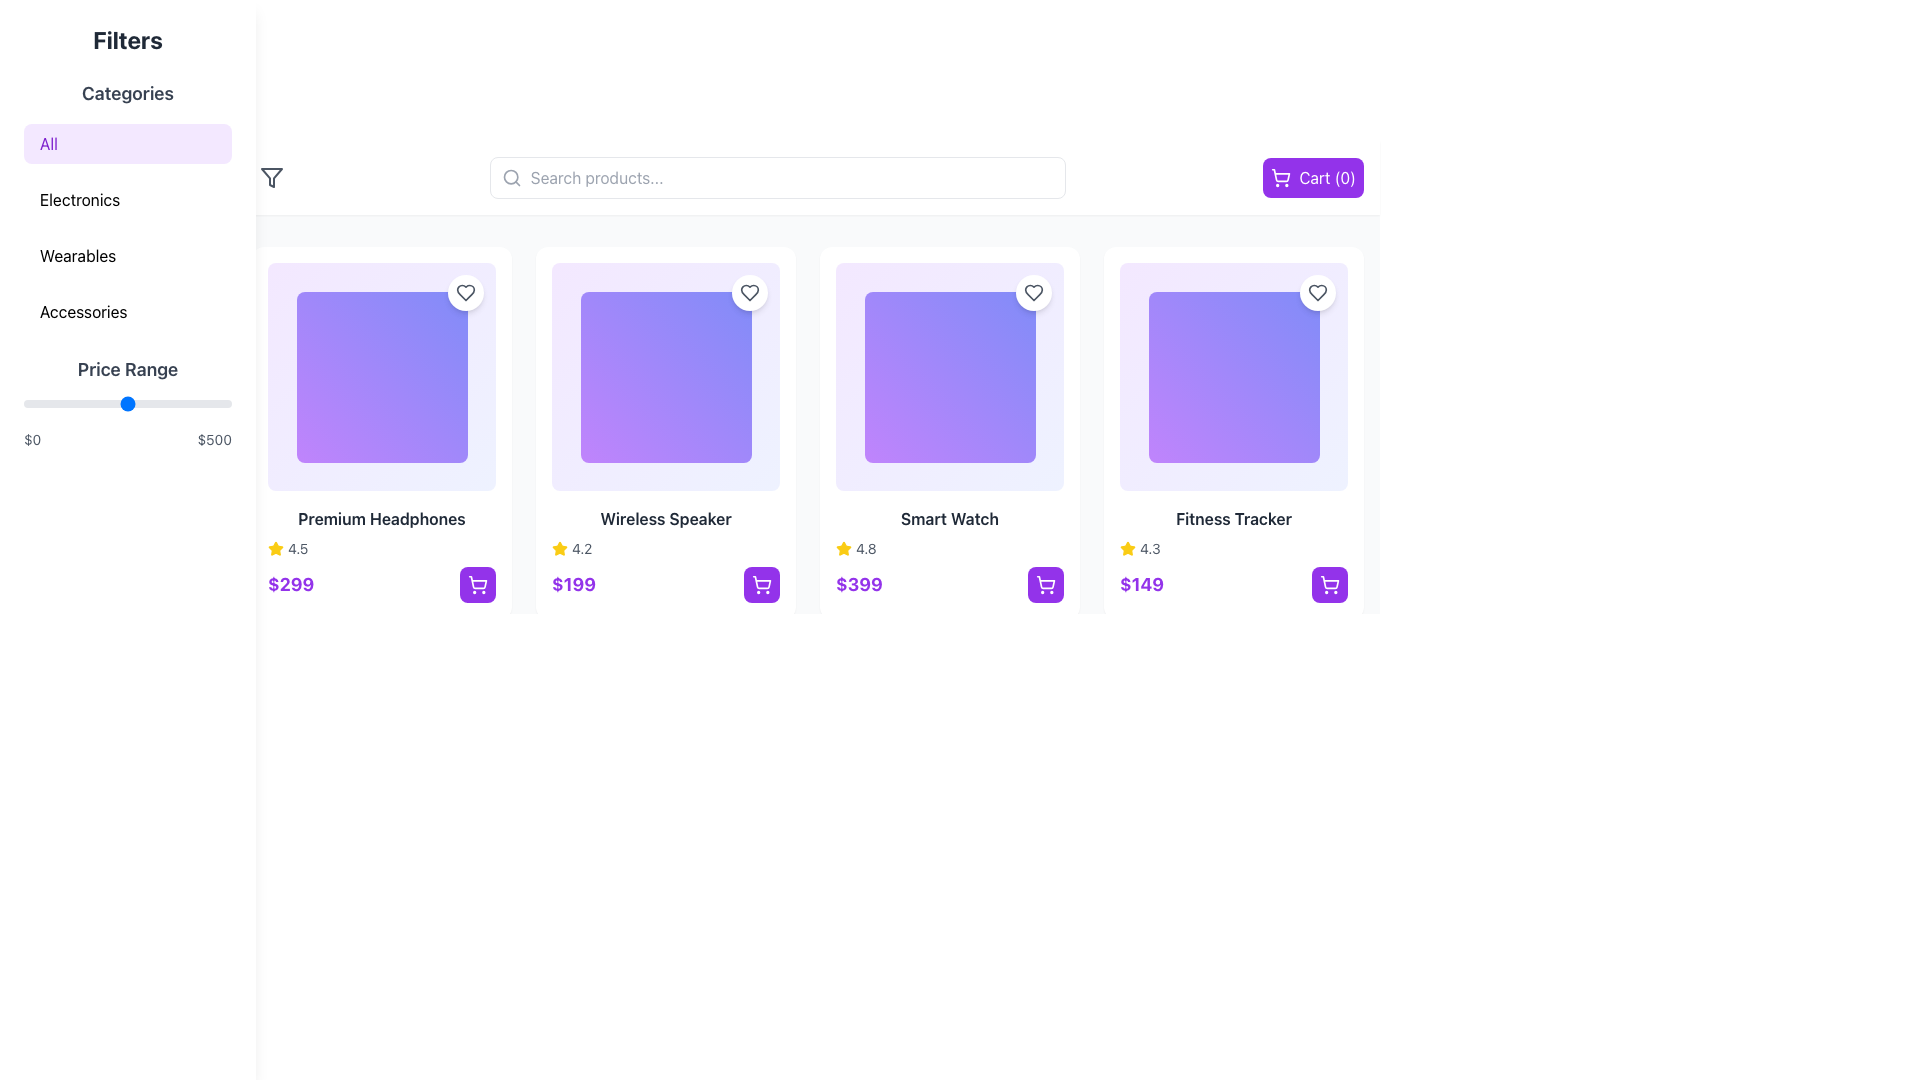  What do you see at coordinates (464, 293) in the screenshot?
I see `the 'favorite' or 'like' button located in the top-right corner of the 'Premium Headphones' product card to activate the hover effect` at bounding box center [464, 293].